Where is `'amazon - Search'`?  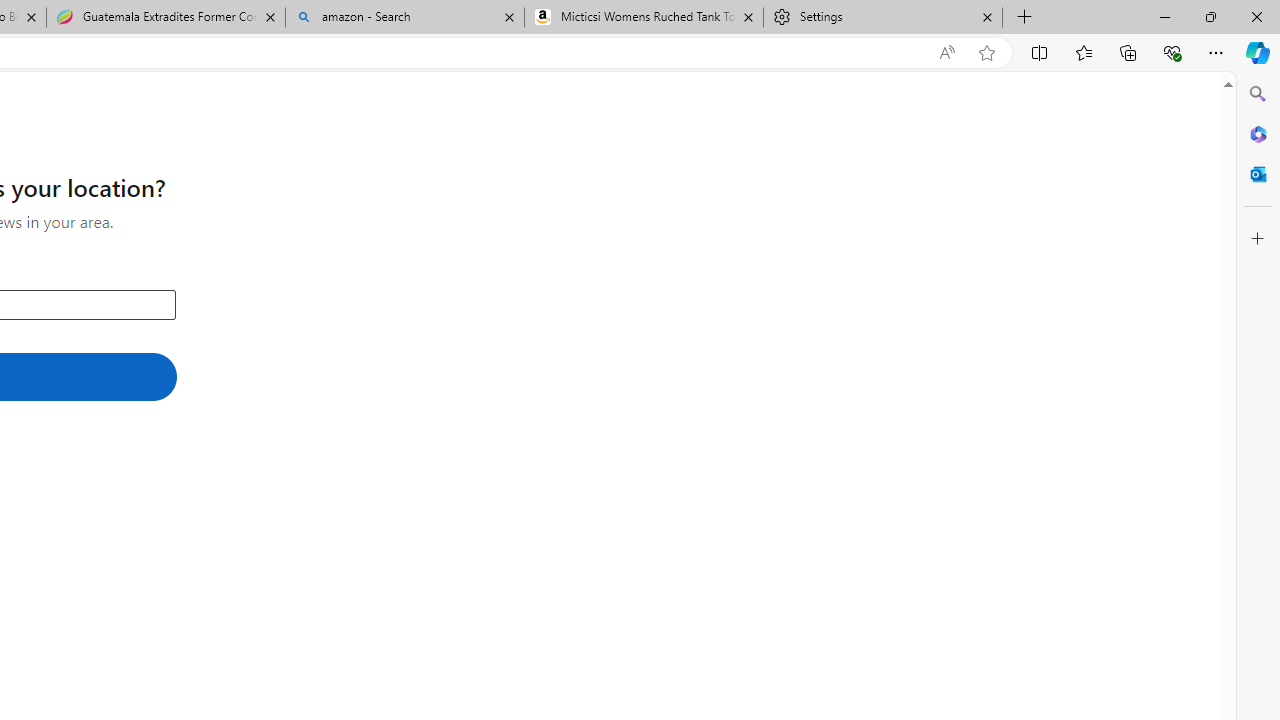 'amazon - Search' is located at coordinates (403, 17).